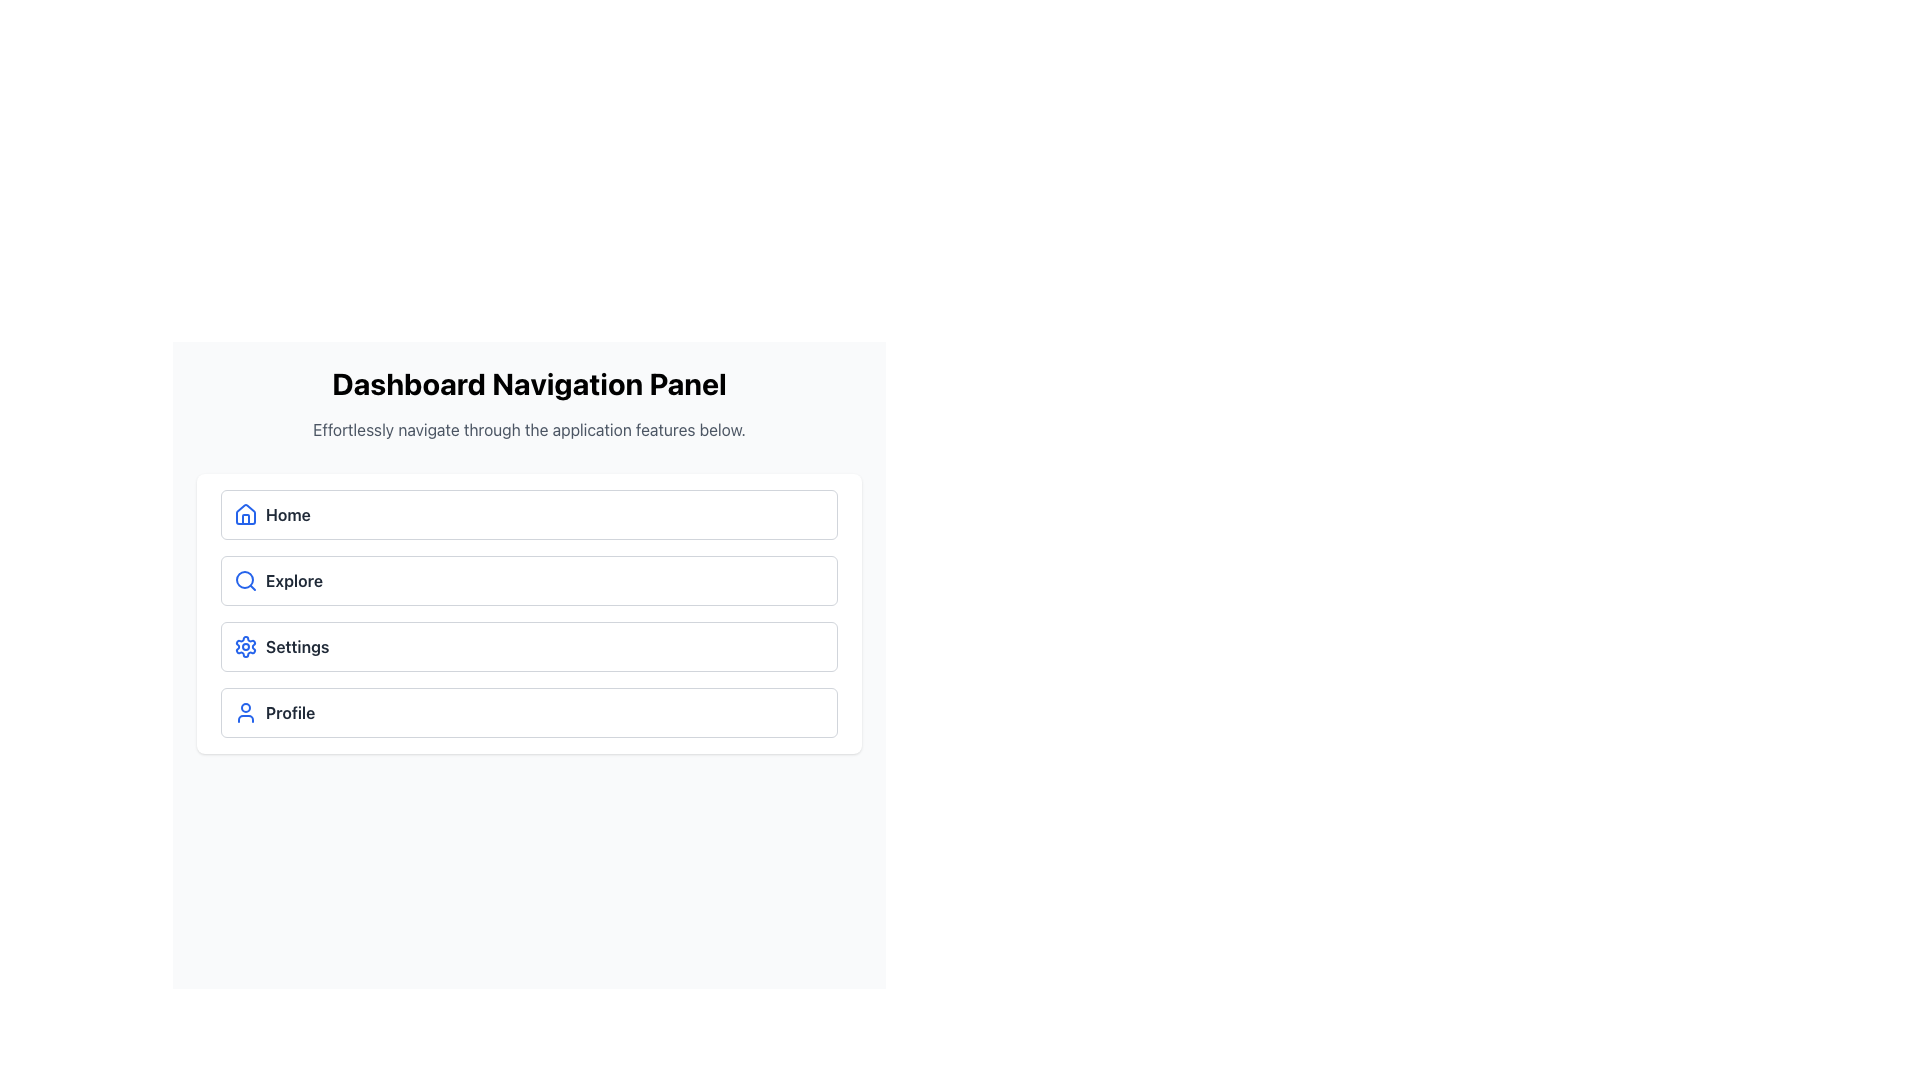 The image size is (1920, 1080). I want to click on the decorative 'Home' icon that visually represents the associated button functionality, located at the far left of the 'Home' link, so click(244, 514).